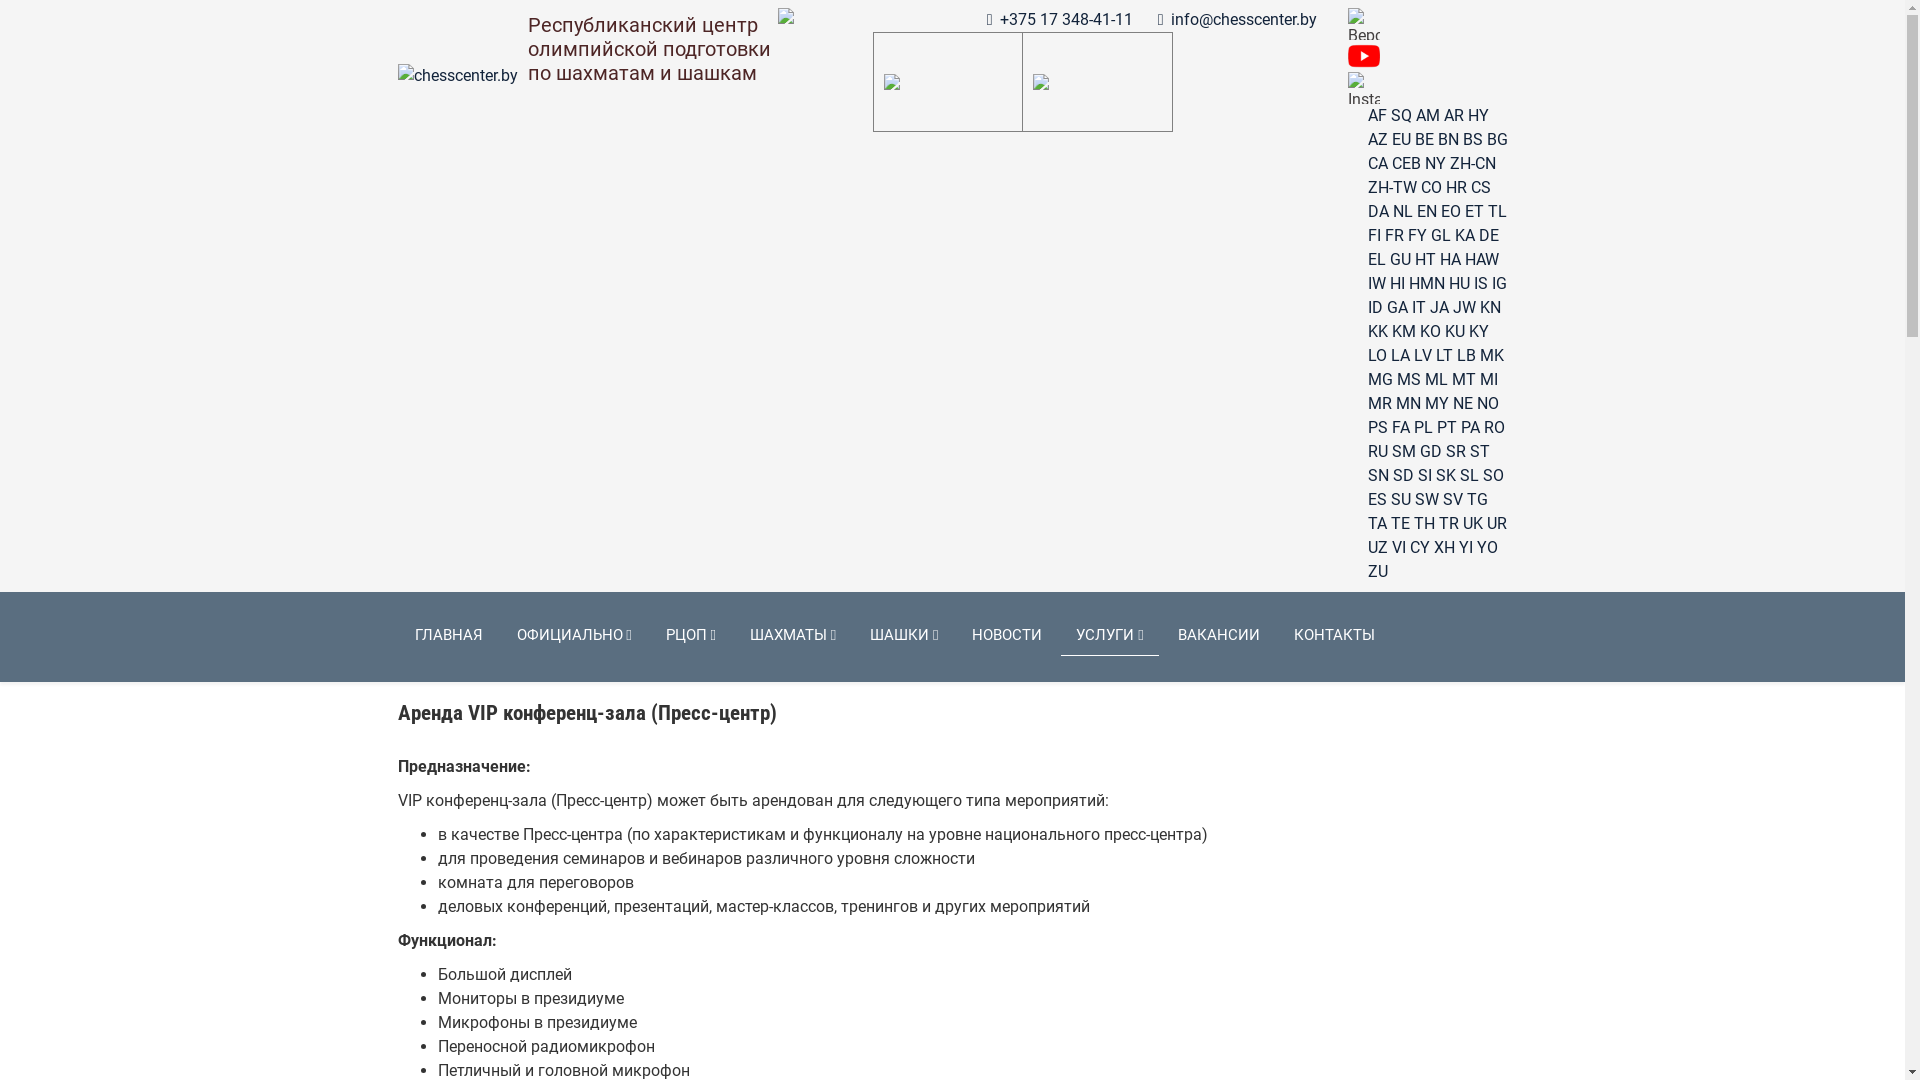 Image resolution: width=1920 pixels, height=1080 pixels. I want to click on 'AF', so click(1376, 115).